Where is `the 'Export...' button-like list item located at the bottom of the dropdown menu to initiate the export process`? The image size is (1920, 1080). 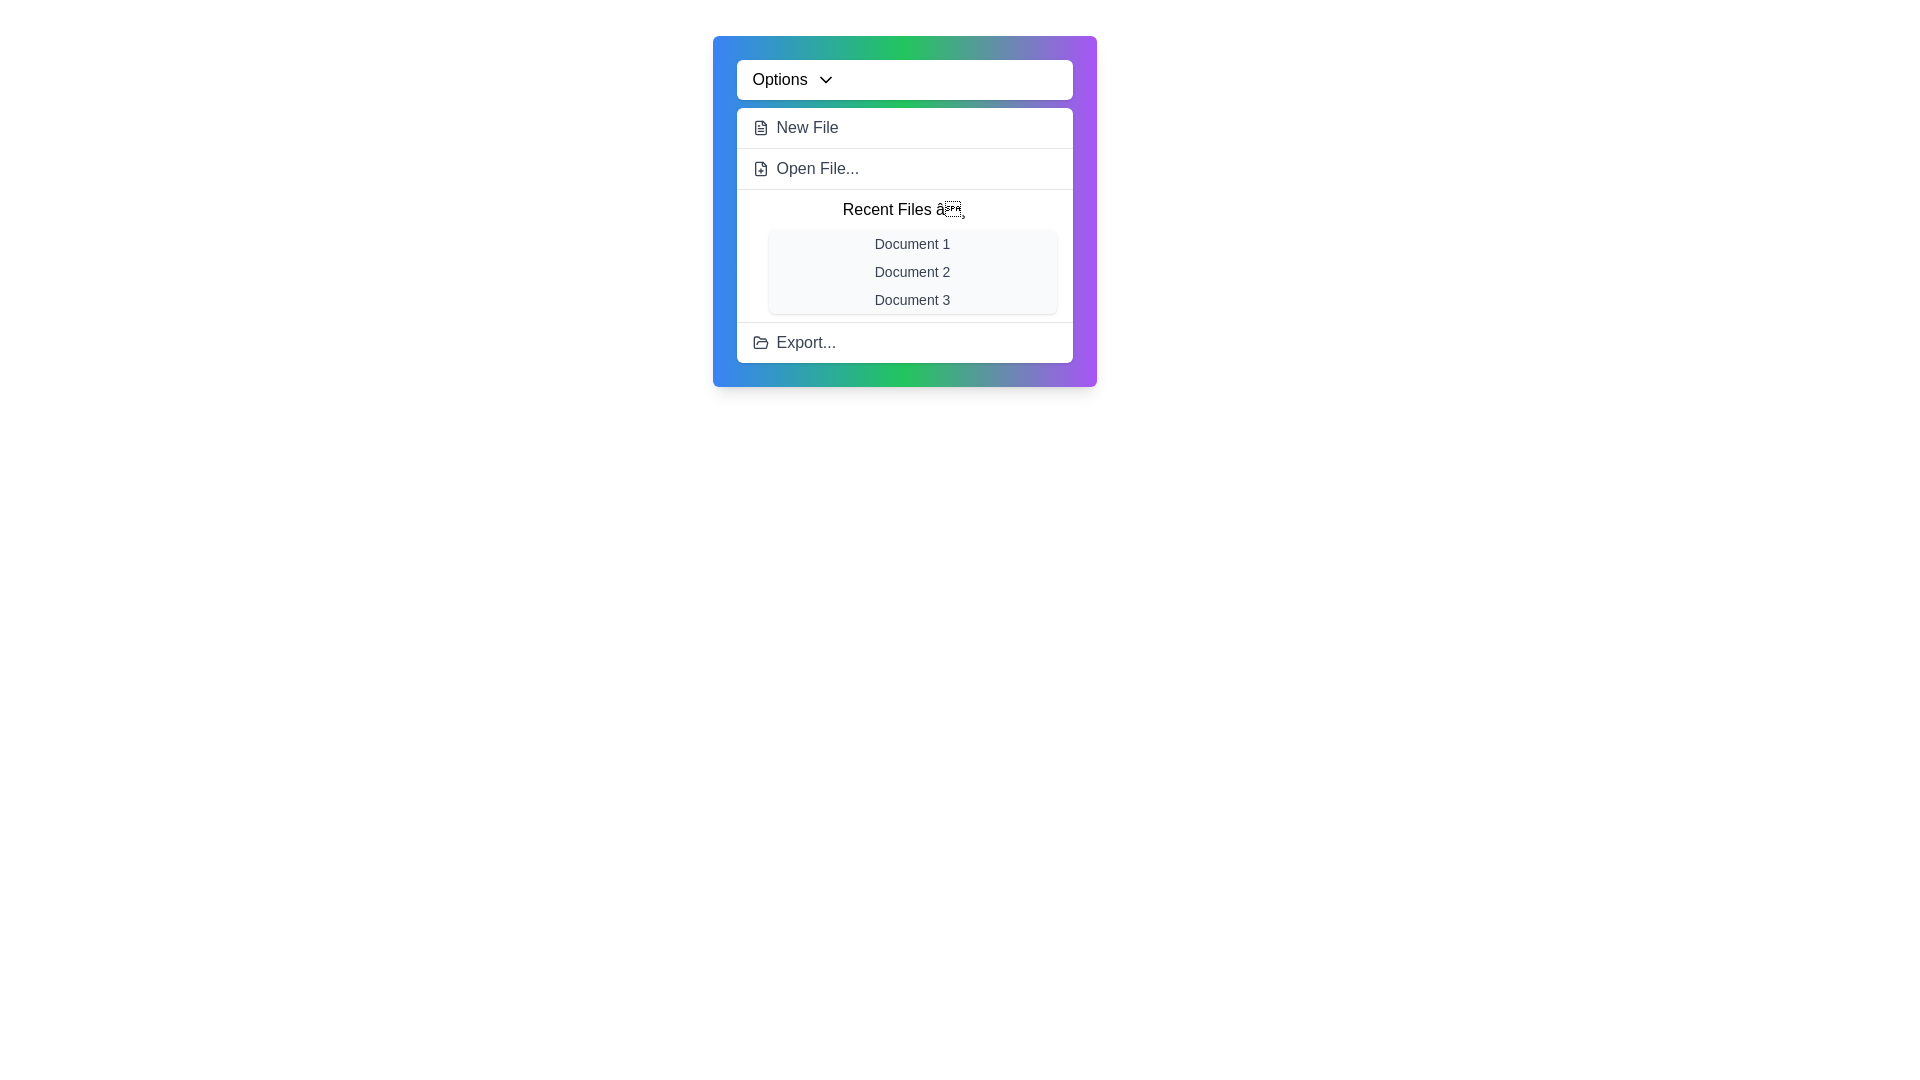
the 'Export...' button-like list item located at the bottom of the dropdown menu to initiate the export process is located at coordinates (903, 341).